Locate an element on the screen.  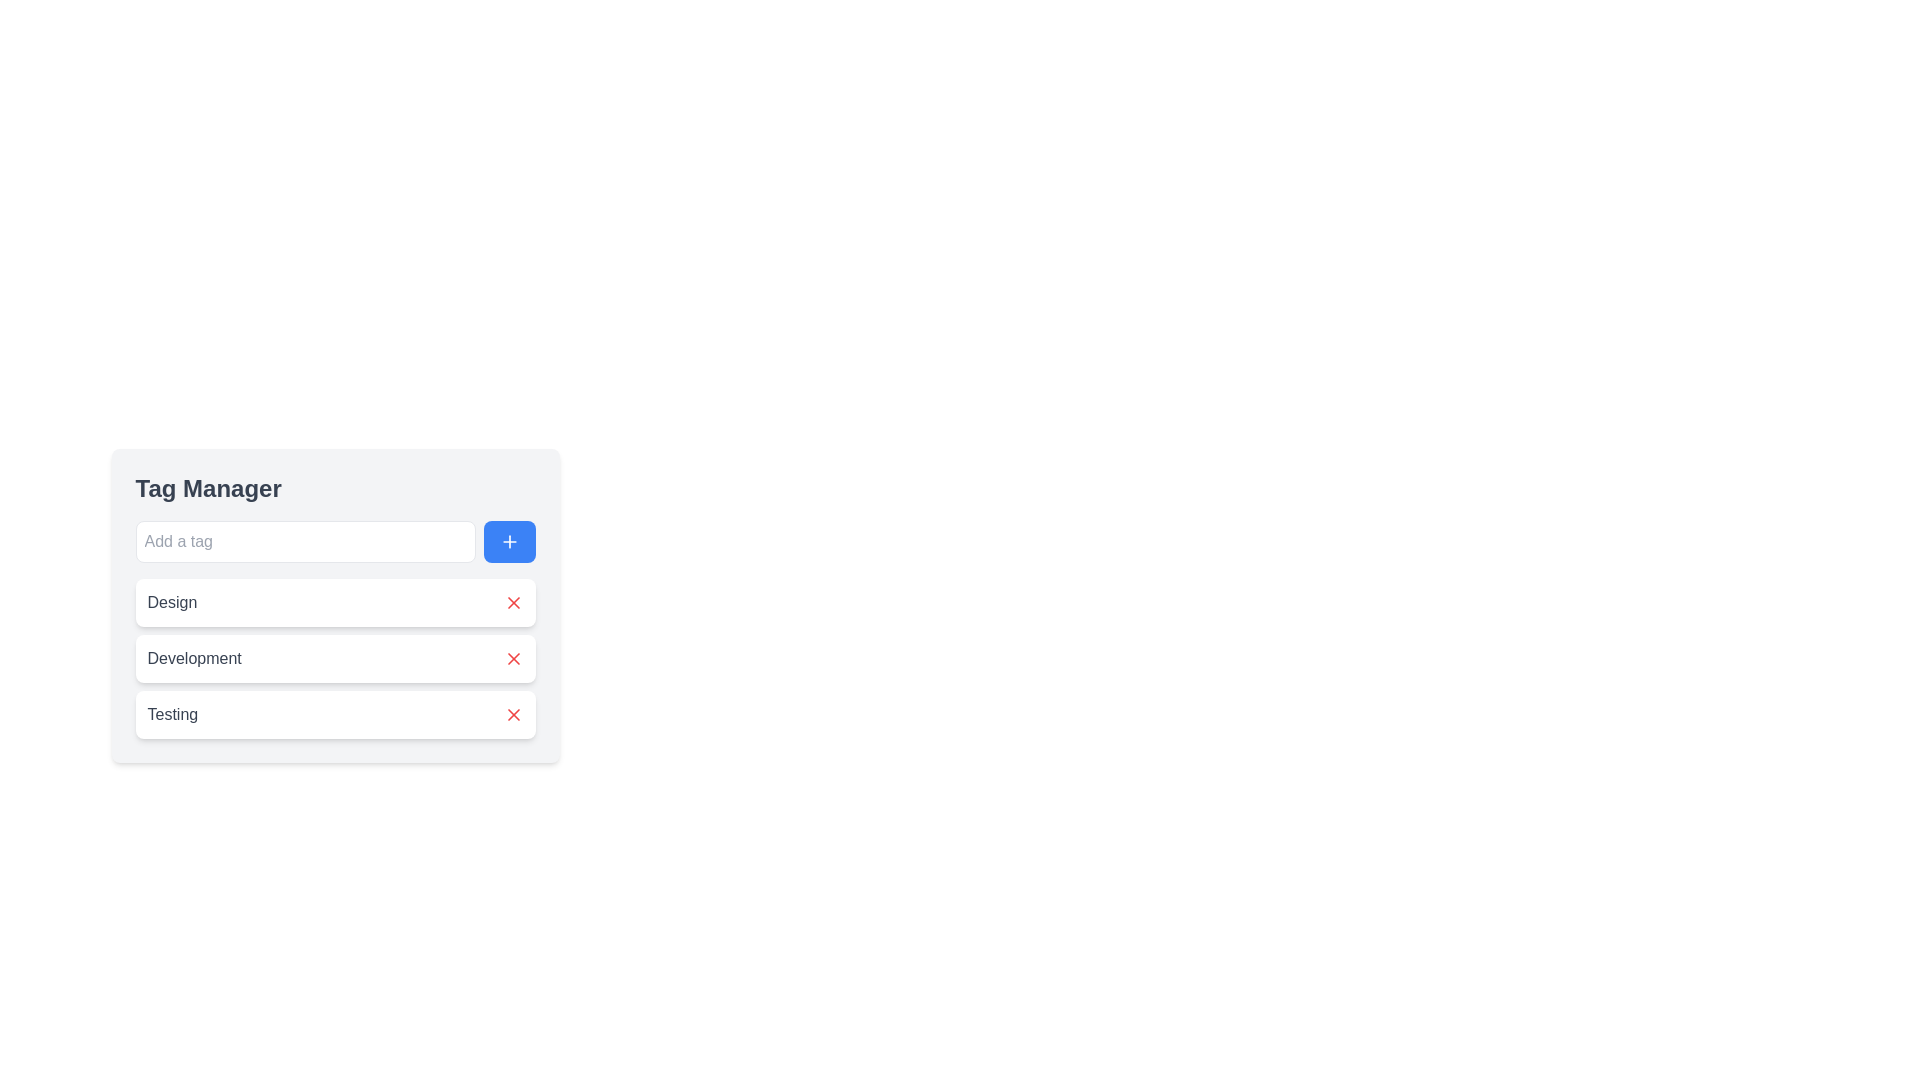
the delete icon in the 'Development' list item within the 'Tag Manager' interface is located at coordinates (513, 659).